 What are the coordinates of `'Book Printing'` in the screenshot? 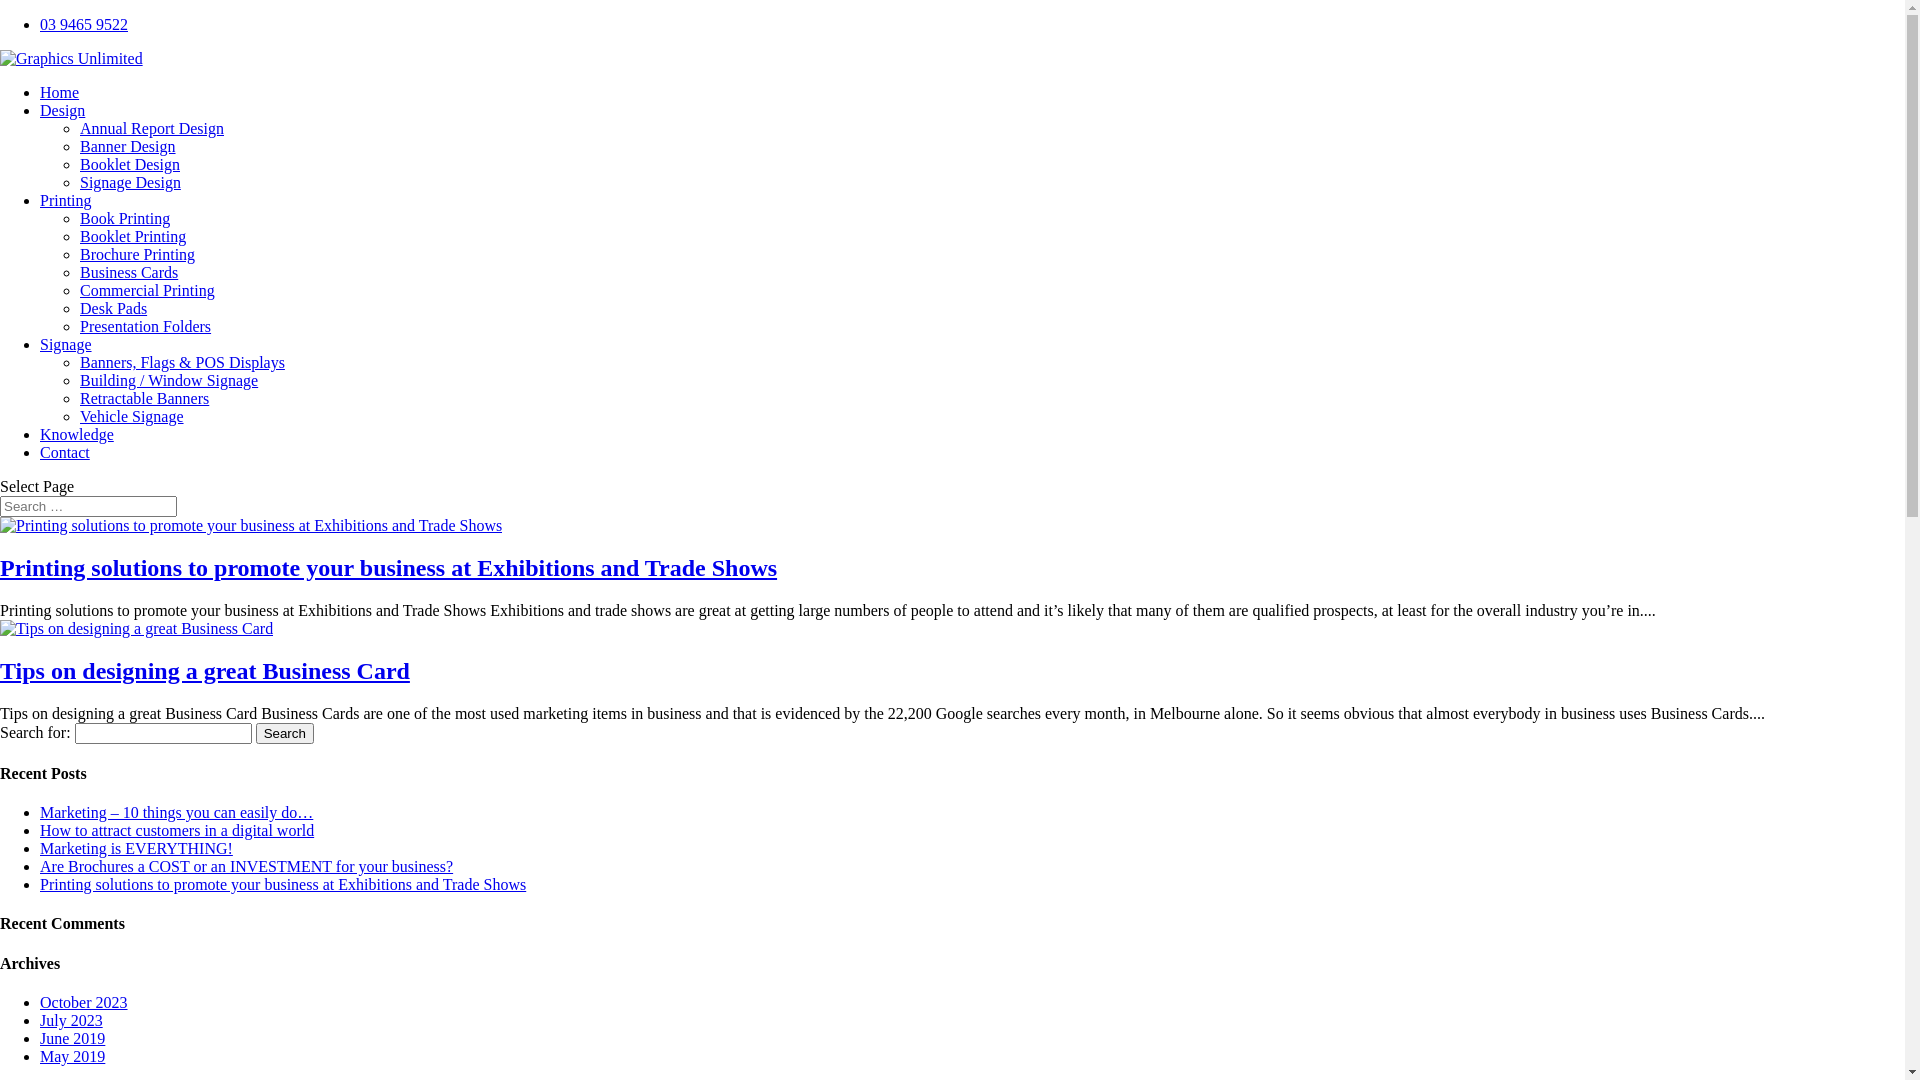 It's located at (123, 218).